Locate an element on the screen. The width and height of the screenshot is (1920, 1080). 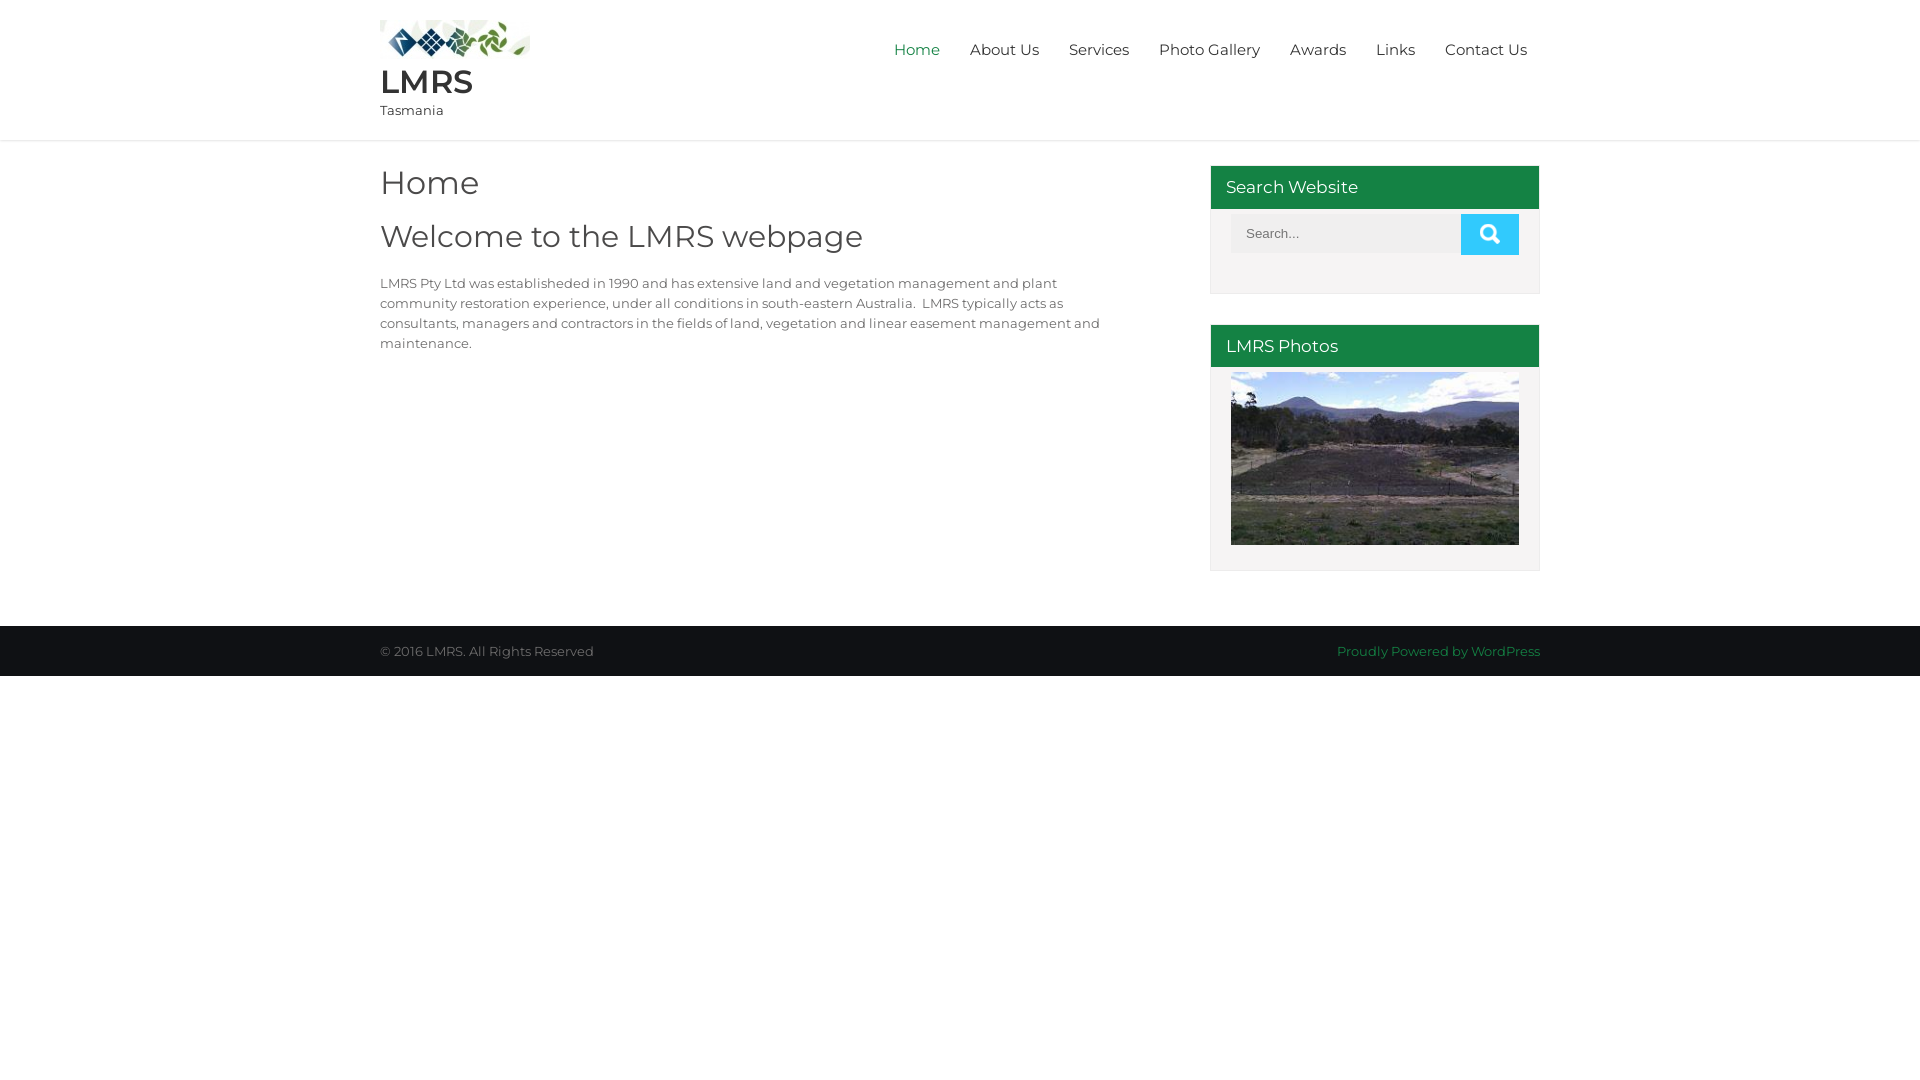
'Links' is located at coordinates (1394, 49).